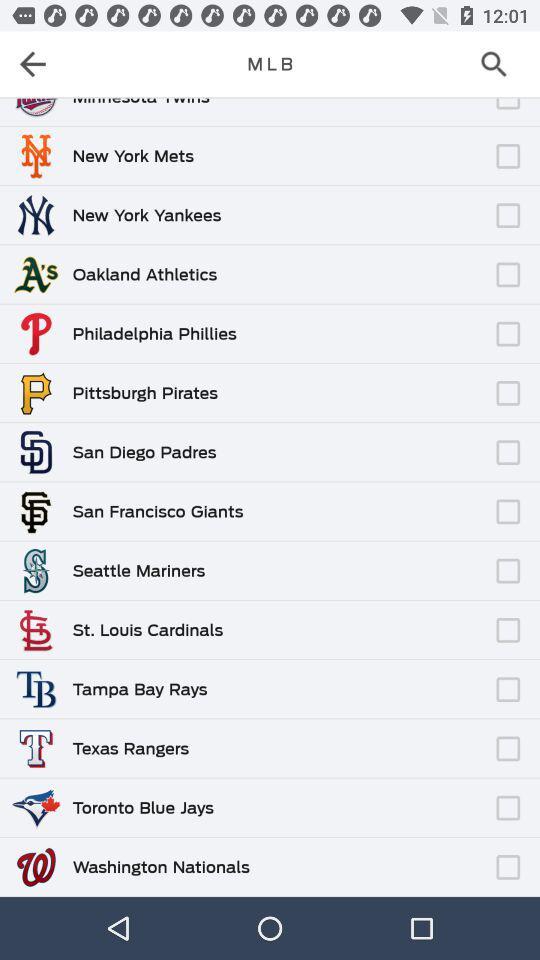 This screenshot has height=960, width=540. I want to click on search the page, so click(499, 64).